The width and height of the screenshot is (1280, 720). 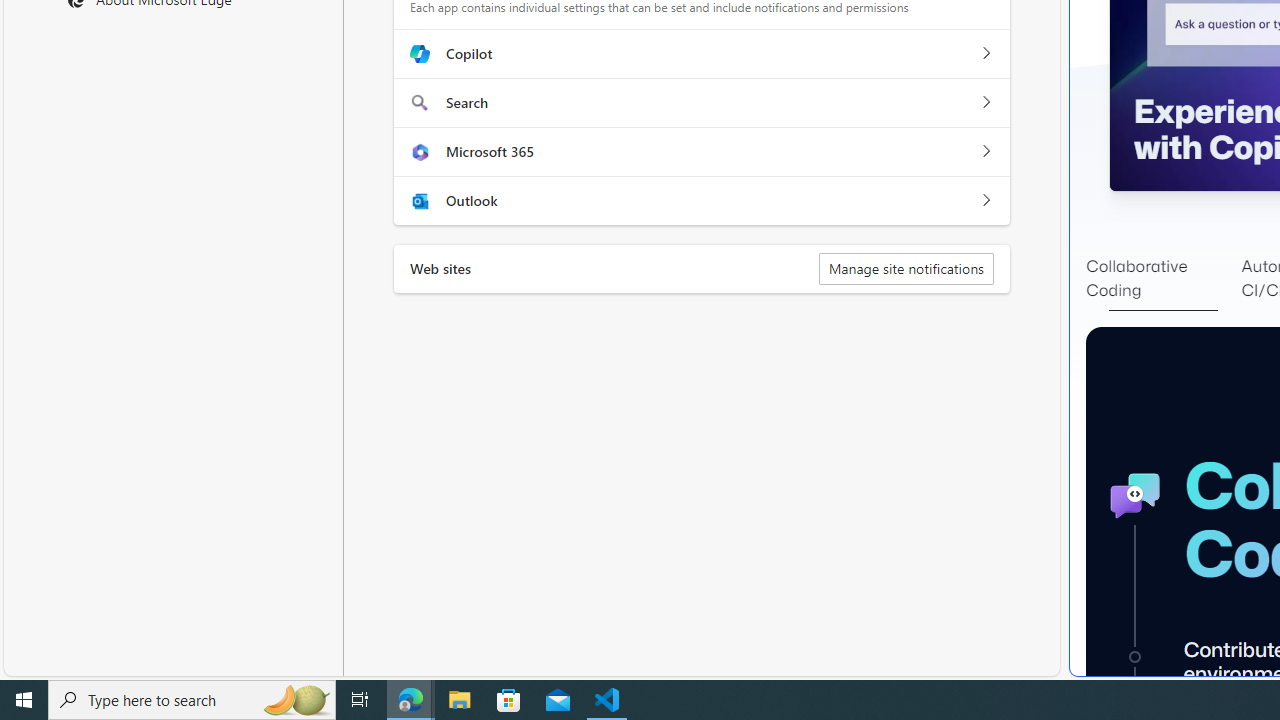 What do you see at coordinates (606, 698) in the screenshot?
I see `'Visual Studio Code - 1 running window'` at bounding box center [606, 698].